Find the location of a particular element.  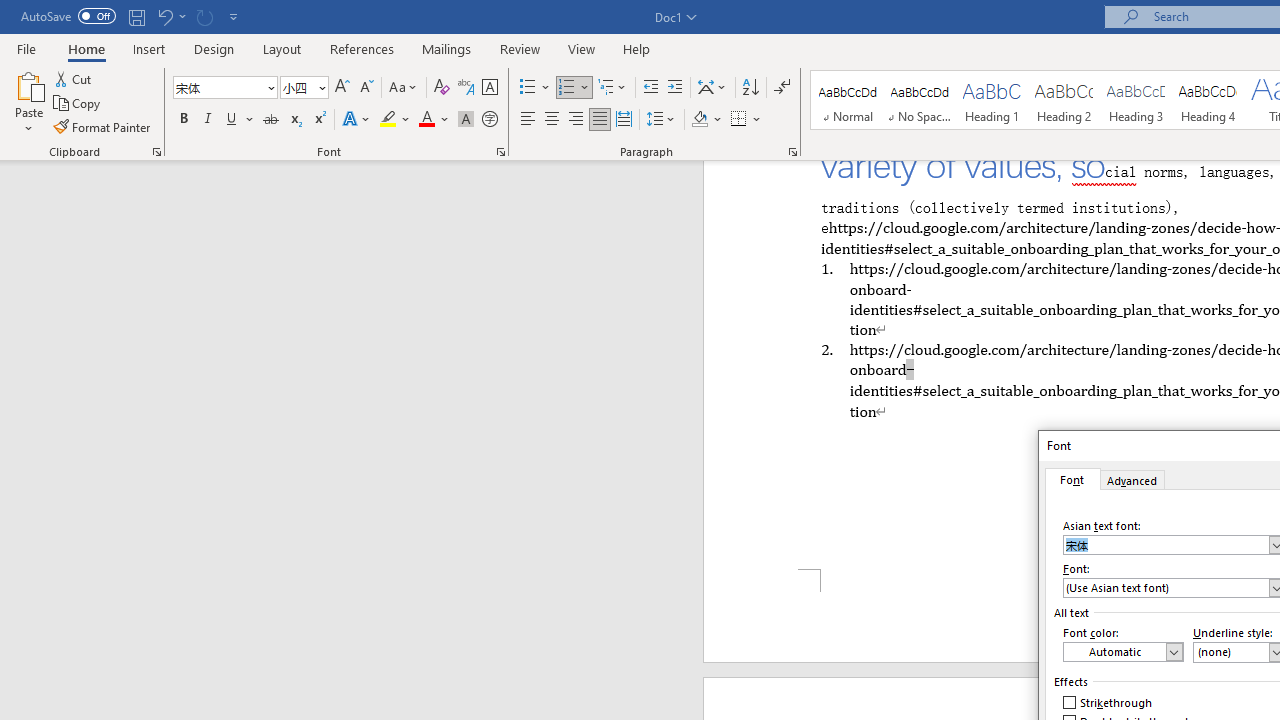

'Font Color' is located at coordinates (433, 119).